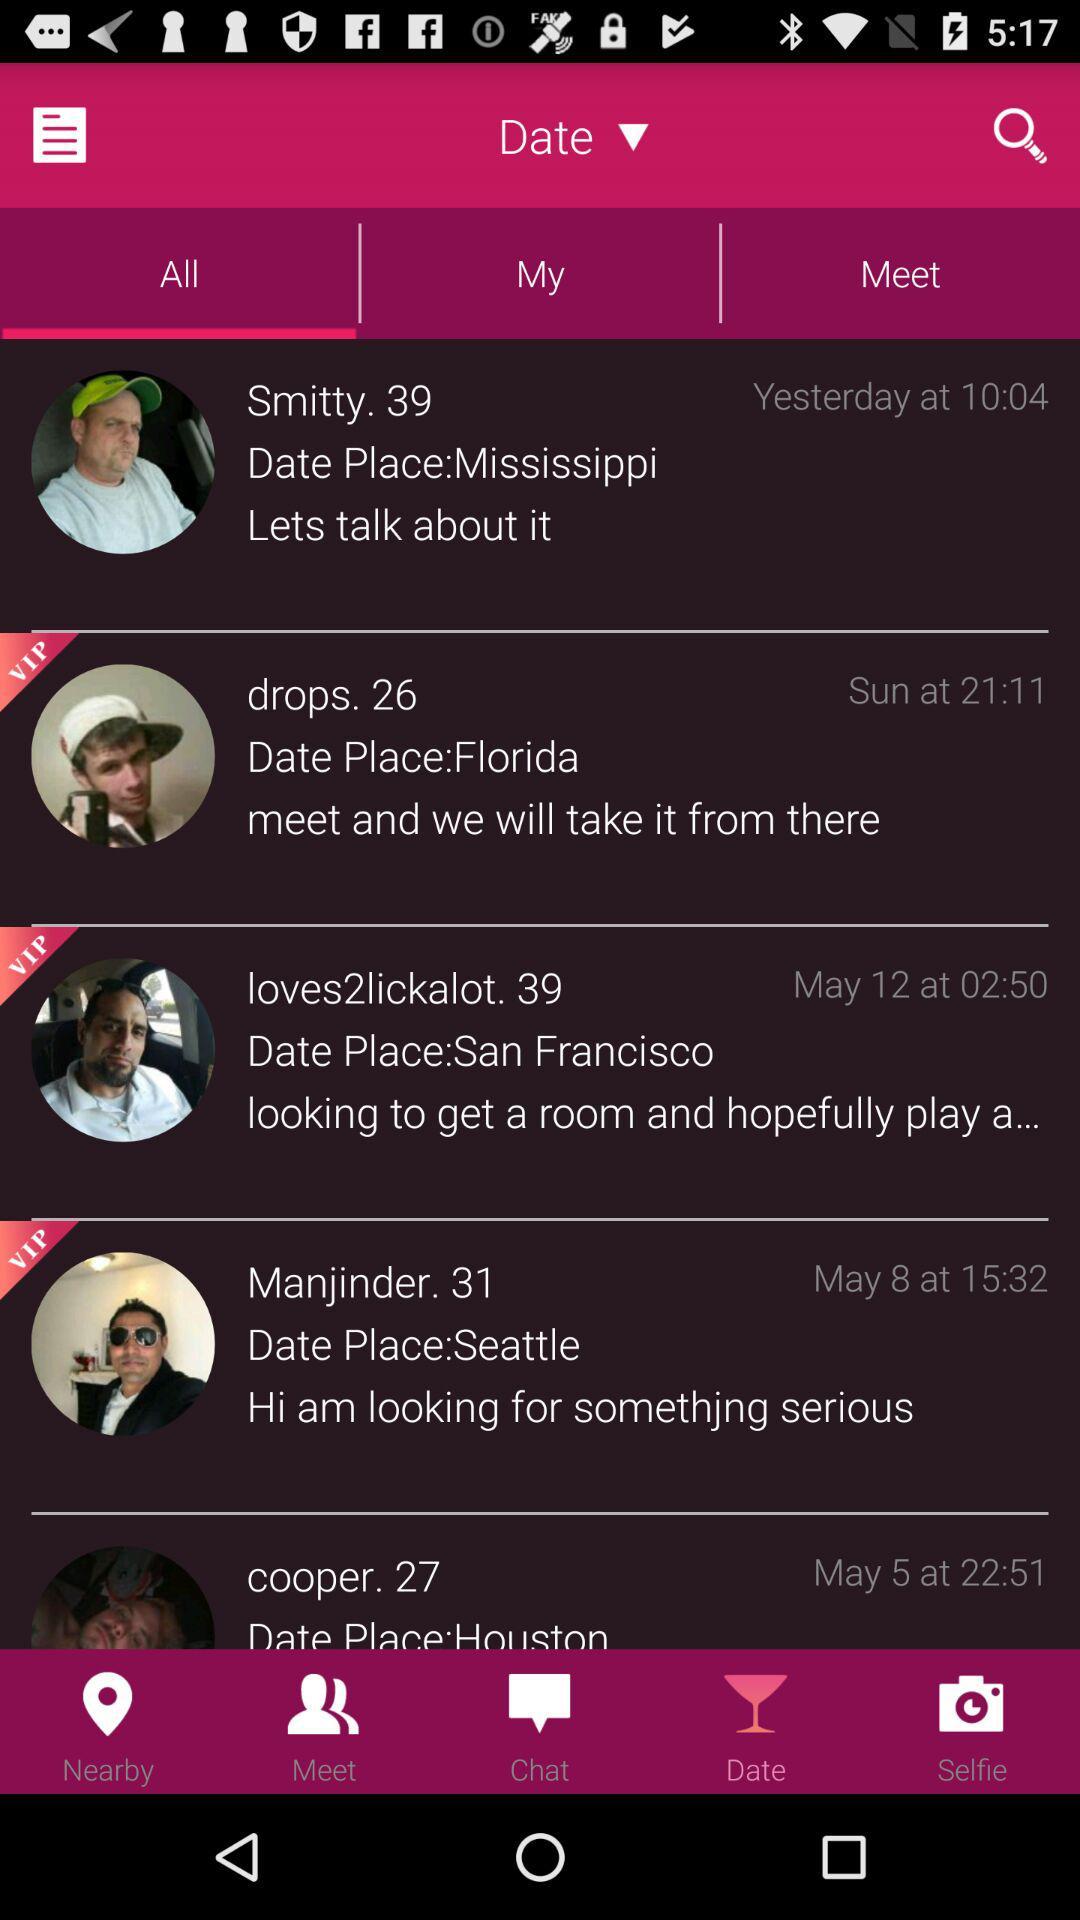  Describe the element at coordinates (83, 133) in the screenshot. I see `menu` at that location.